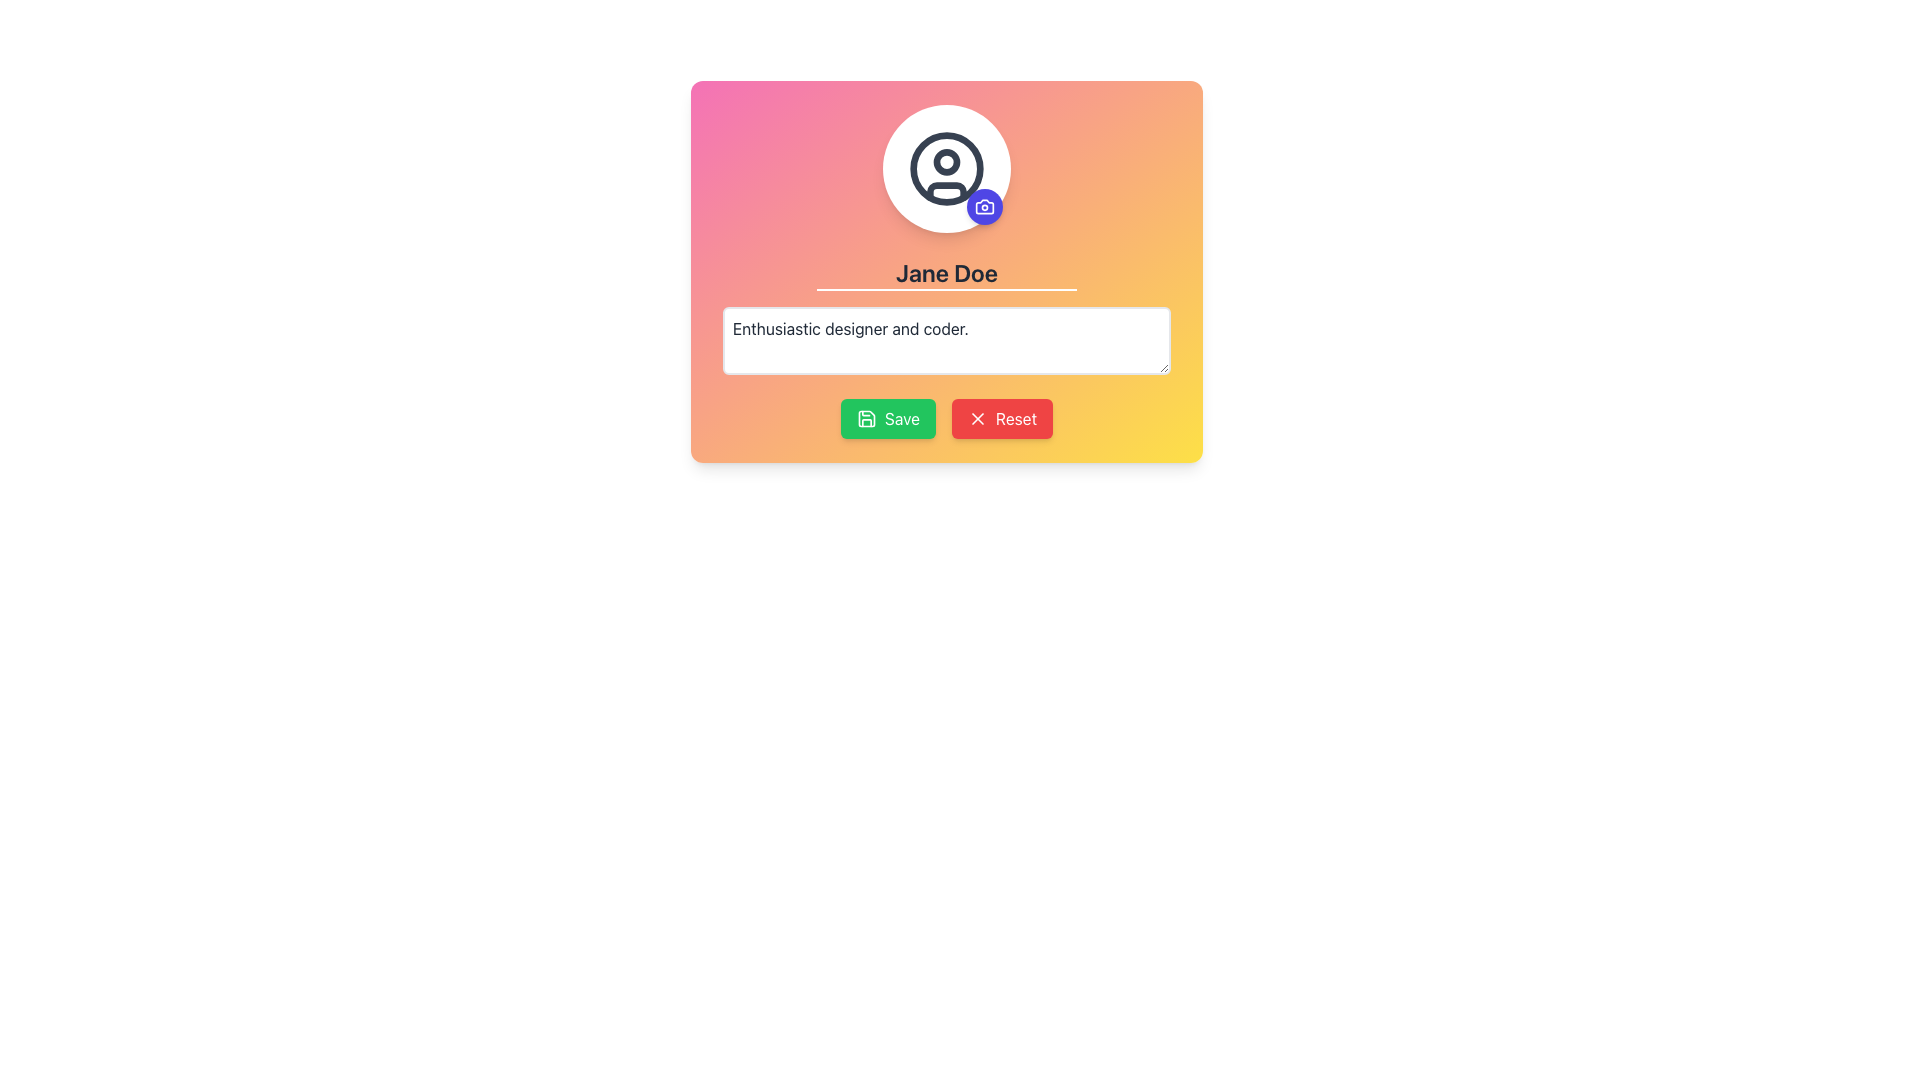 The width and height of the screenshot is (1920, 1080). What do you see at coordinates (984, 207) in the screenshot?
I see `the camera icon, which is a white line drawing on a blue circular background, located at the bottom-right corner of the user profile image` at bounding box center [984, 207].